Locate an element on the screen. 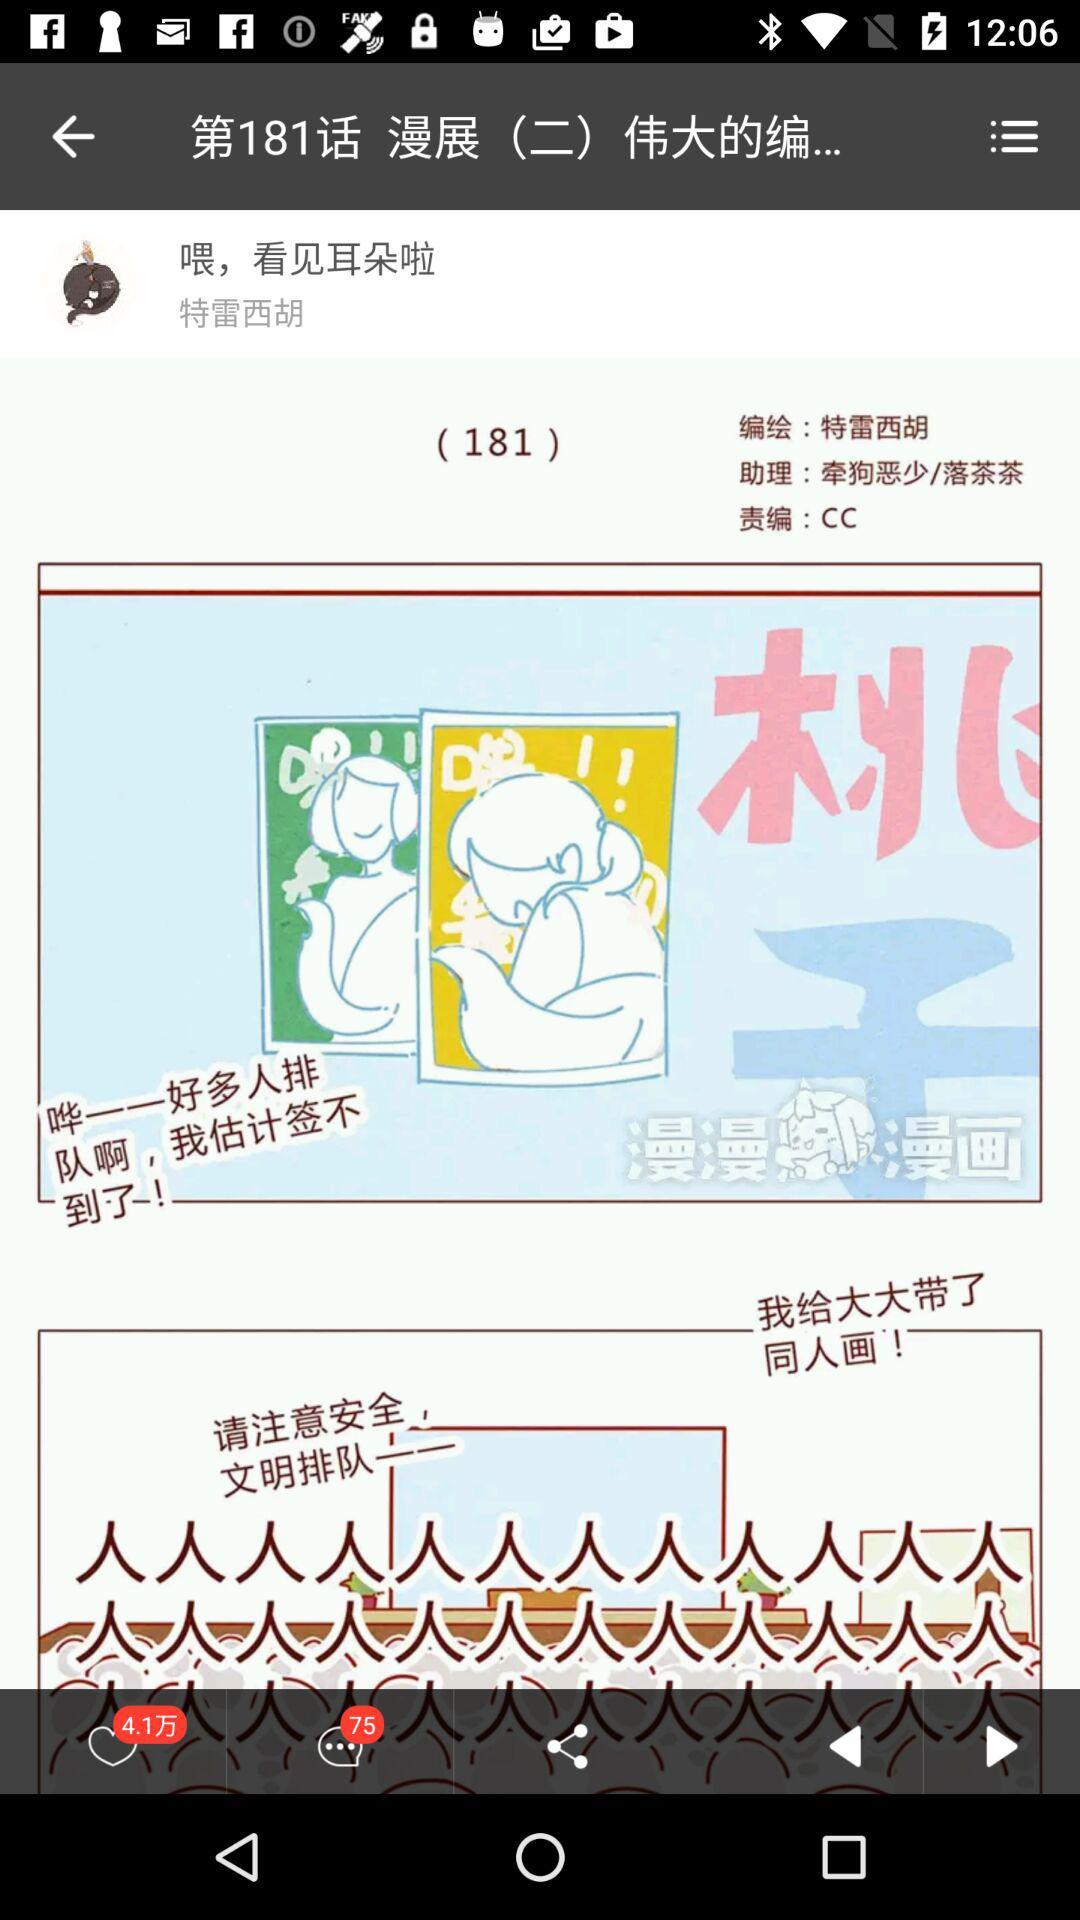  back arrow button is located at coordinates (844, 1745).